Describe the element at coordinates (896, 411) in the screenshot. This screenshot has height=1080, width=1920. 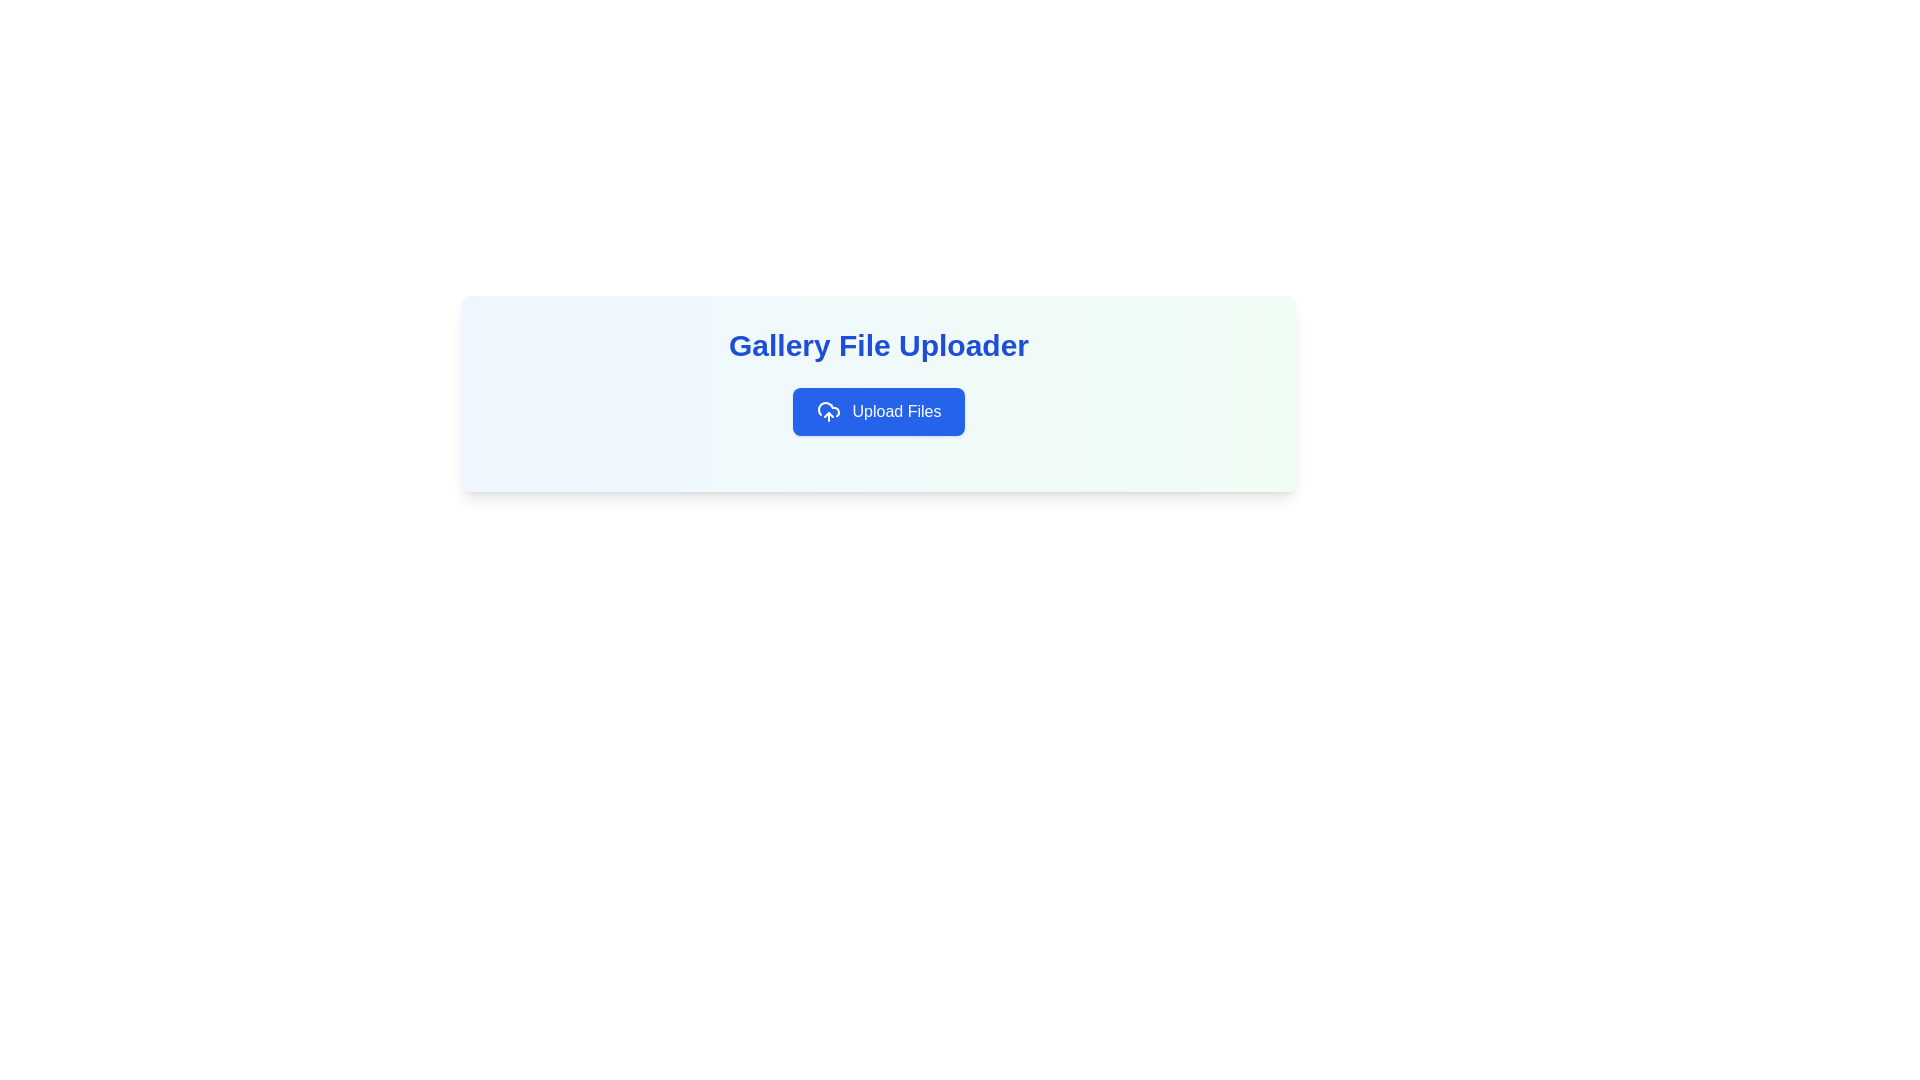
I see `the text label within the upload button that indicates the button's purpose, located to the right of the icon and below the 'Gallery File Uploader' heading` at that location.